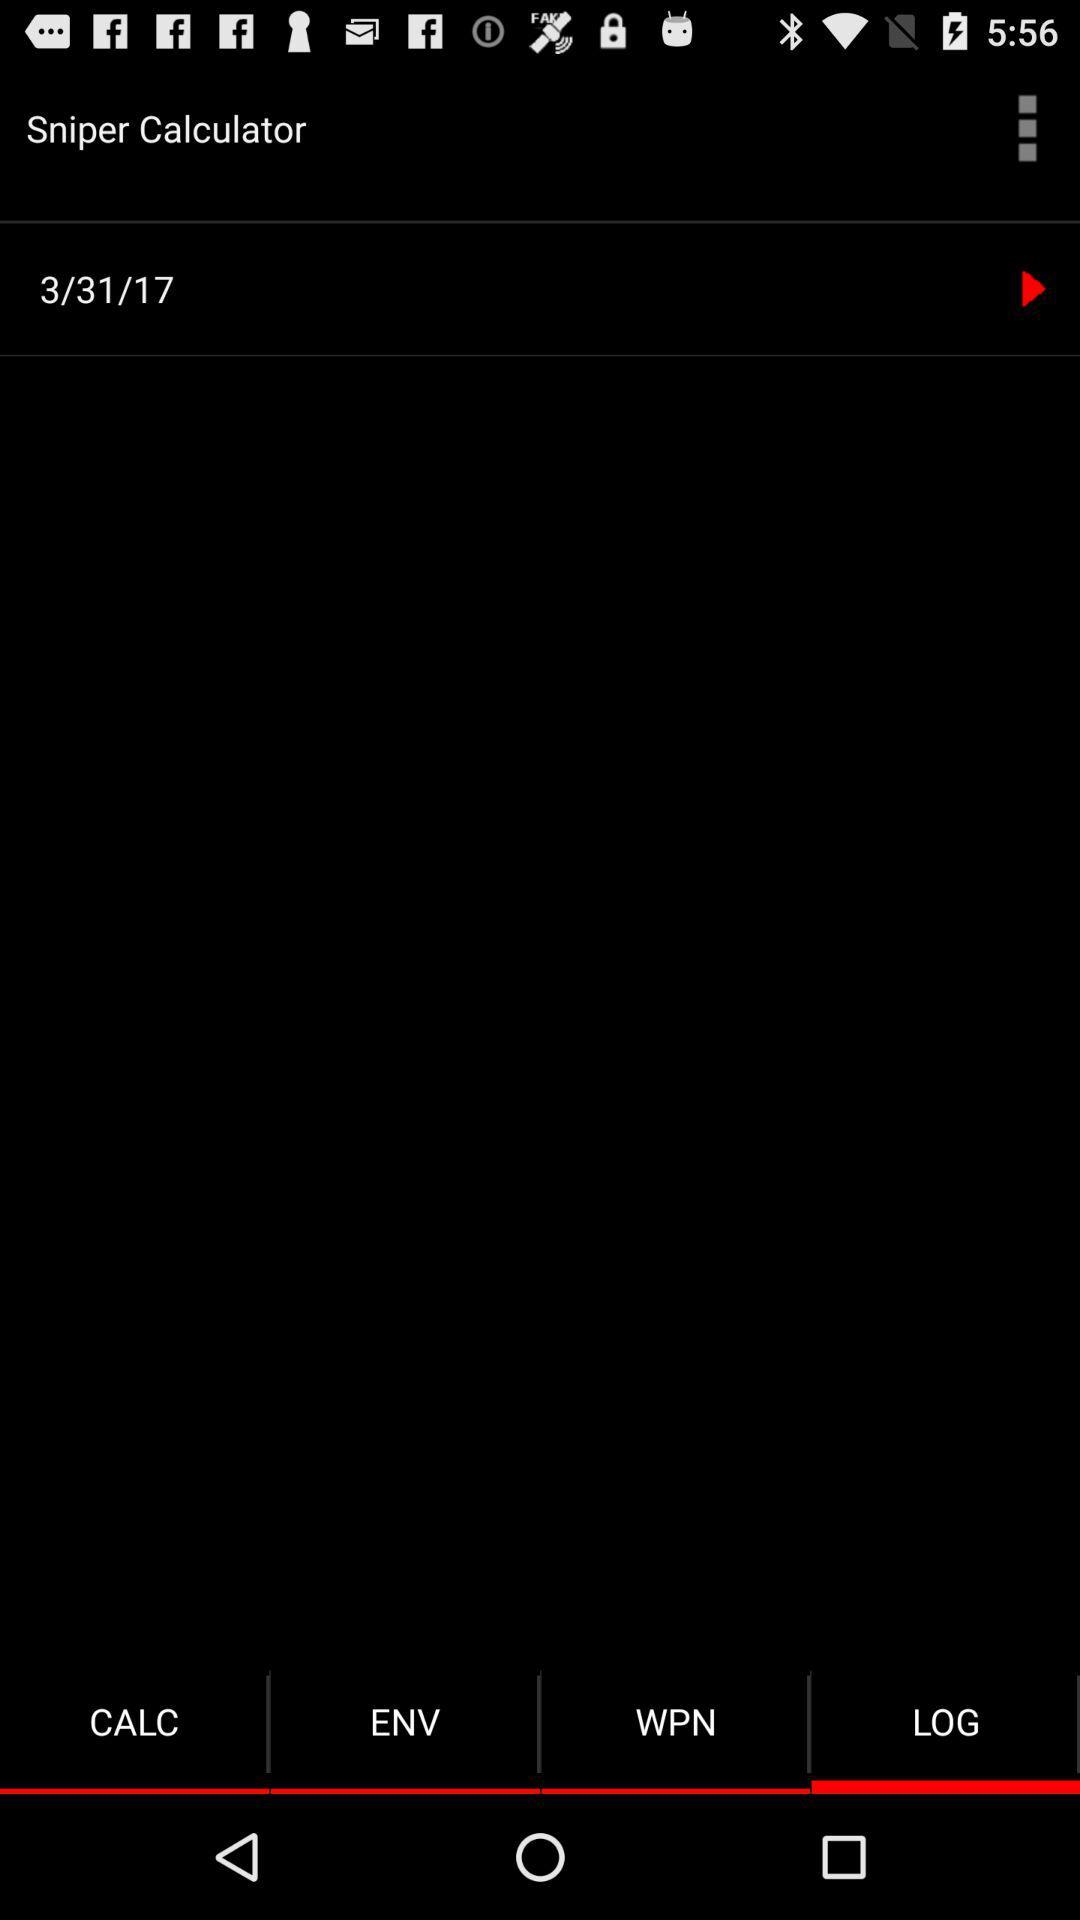 This screenshot has height=1920, width=1080. Describe the element at coordinates (1027, 127) in the screenshot. I see `item to the right of the sniper calculator item` at that location.